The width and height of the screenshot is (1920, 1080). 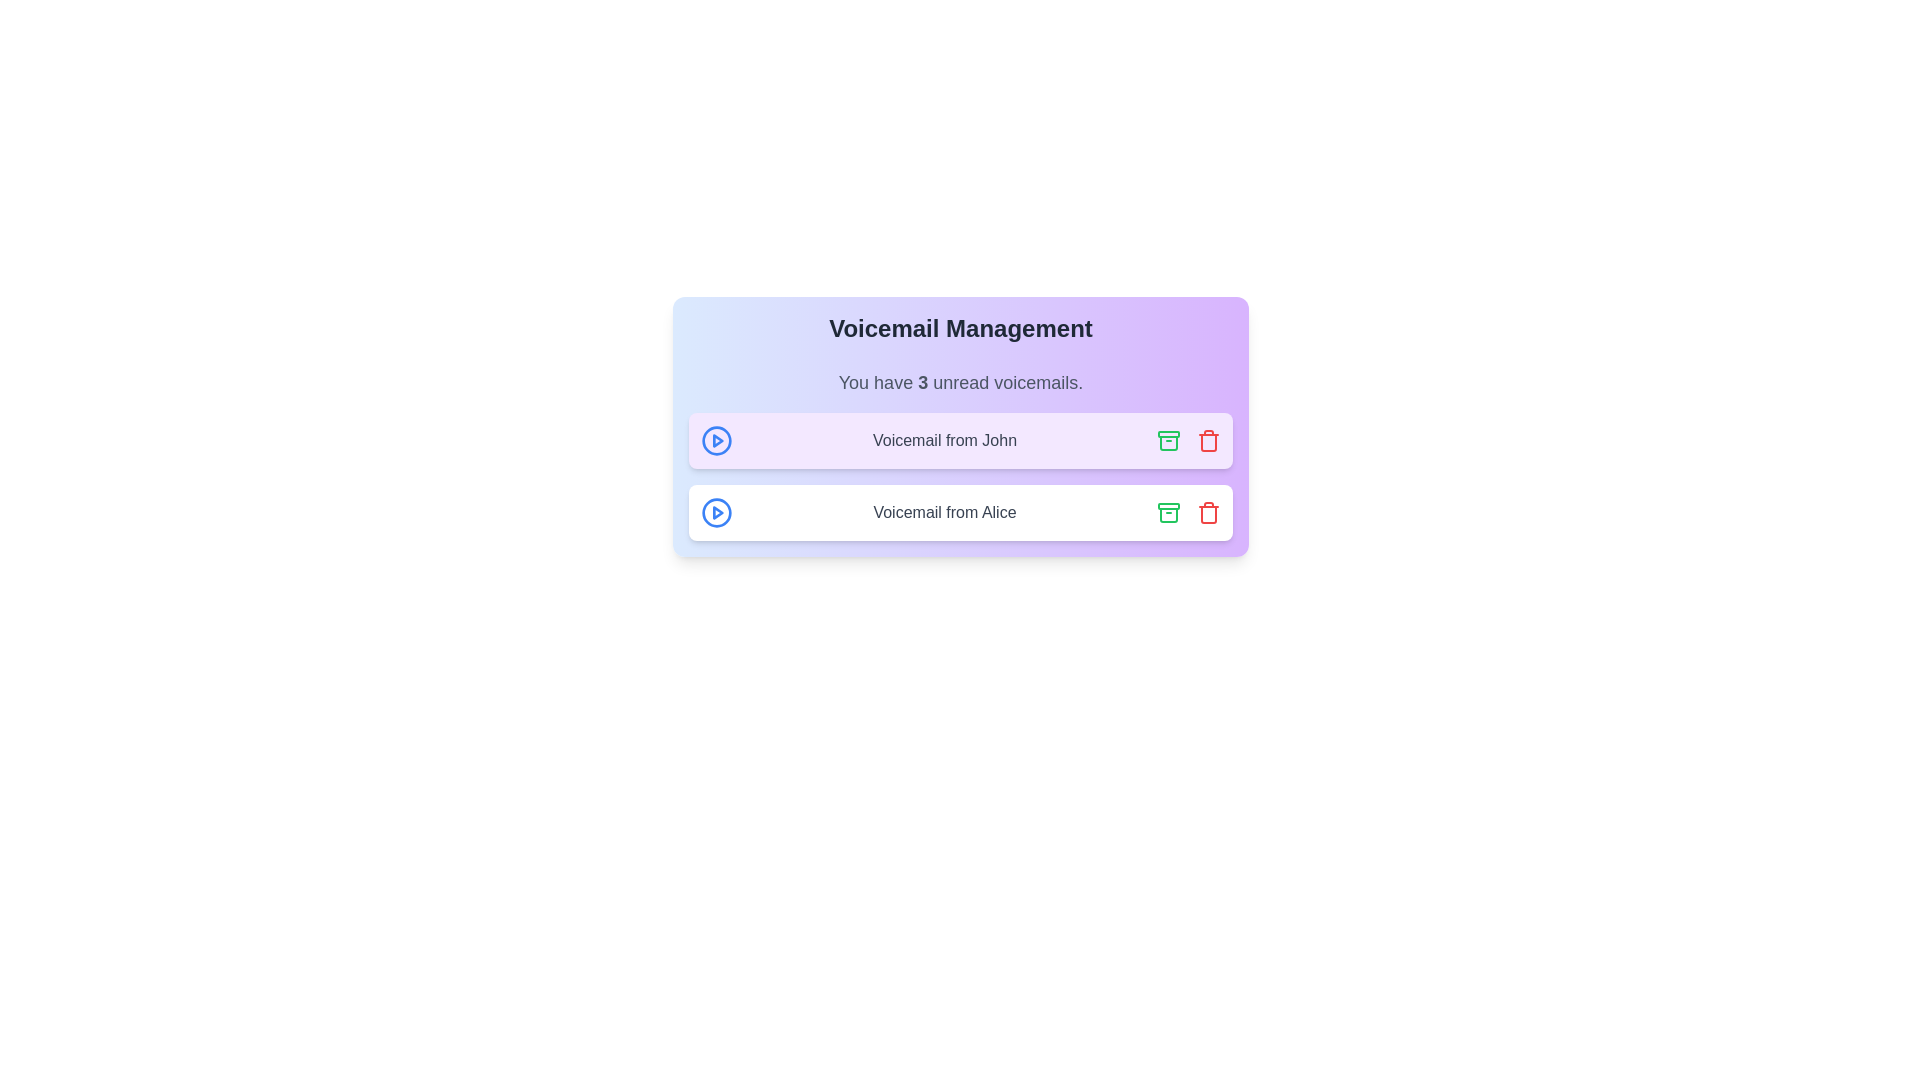 What do you see at coordinates (1208, 512) in the screenshot?
I see `the trash icon delete button located at the extreme right of the 'Voicemail from Alice' entry` at bounding box center [1208, 512].